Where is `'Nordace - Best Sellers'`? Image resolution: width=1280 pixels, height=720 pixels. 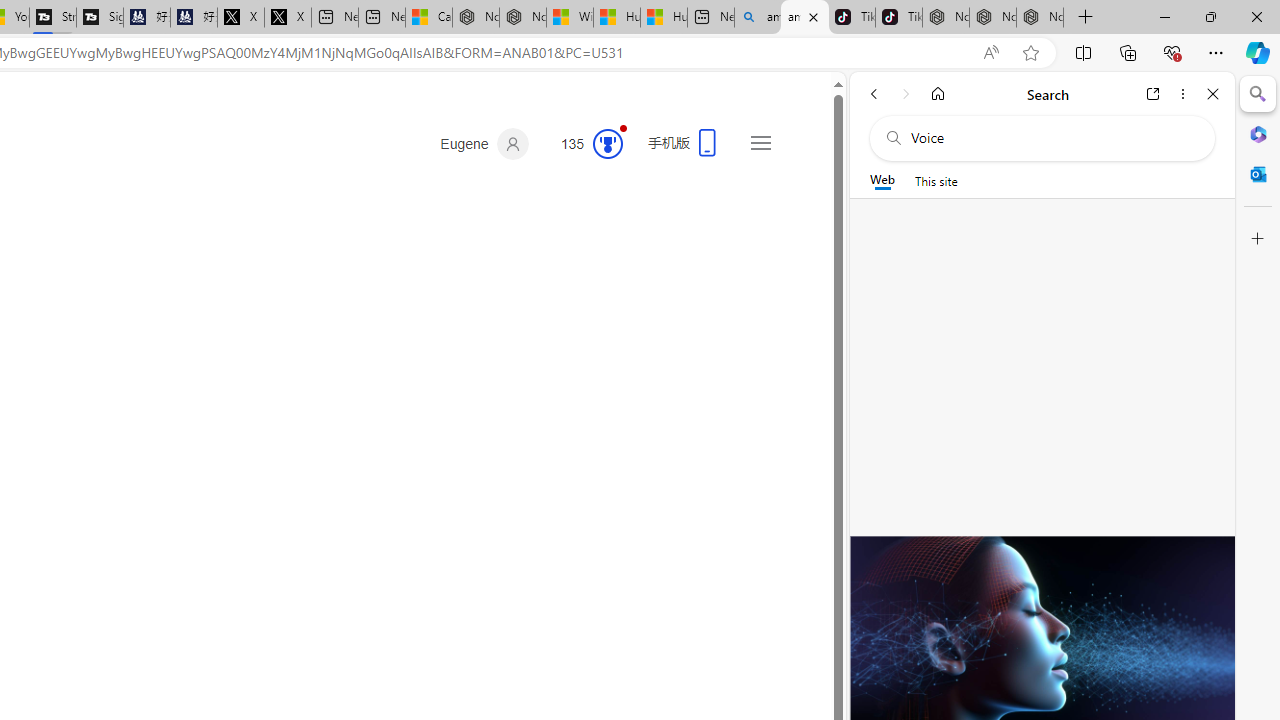
'Nordace - Best Sellers' is located at coordinates (944, 17).